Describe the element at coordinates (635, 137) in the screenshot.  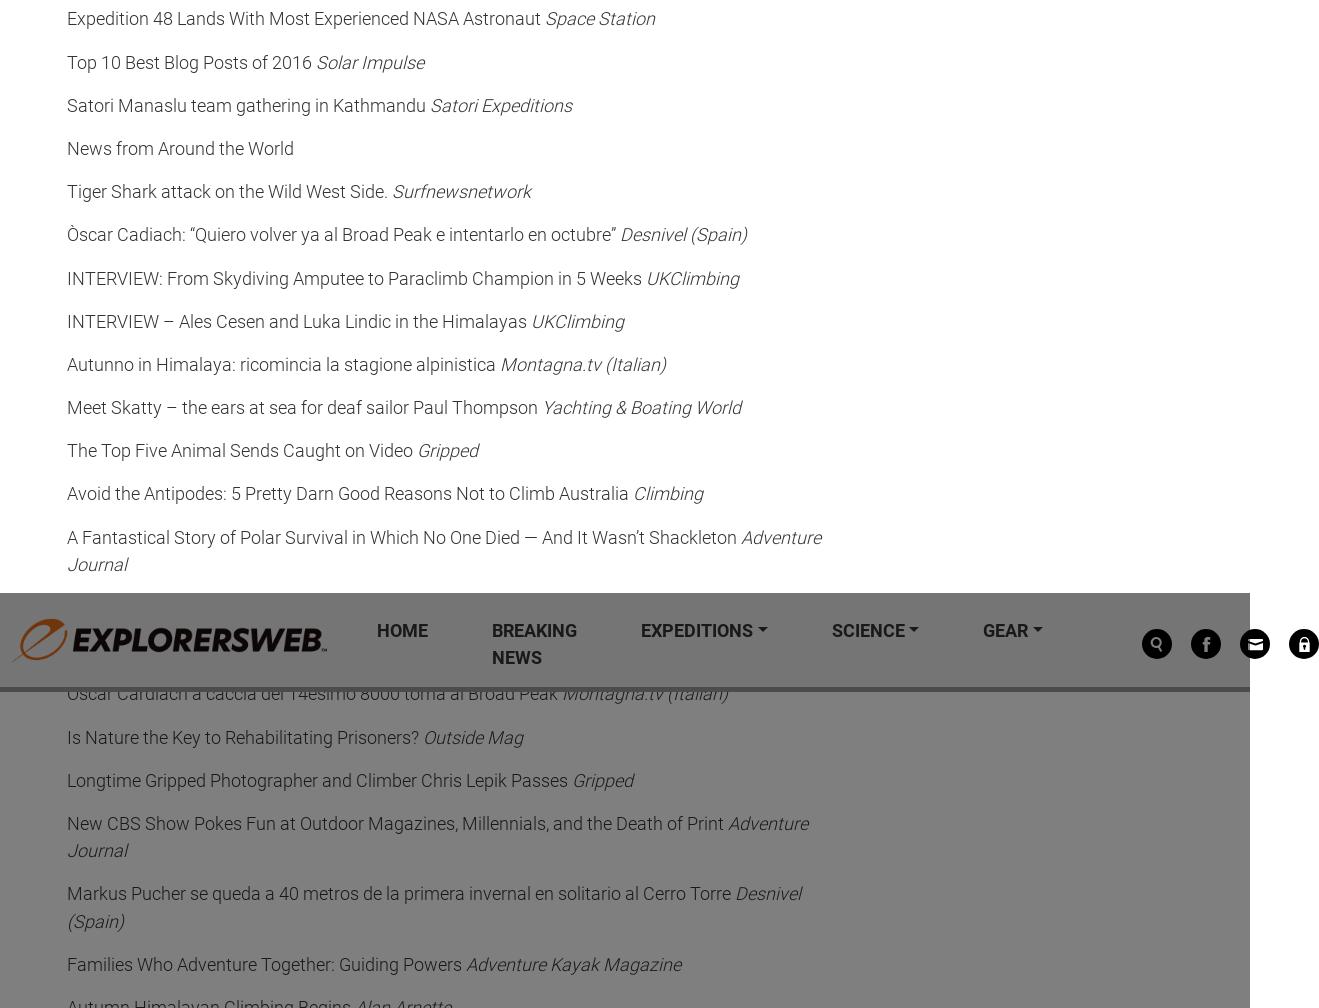
I see `'October 31, 2023'` at that location.